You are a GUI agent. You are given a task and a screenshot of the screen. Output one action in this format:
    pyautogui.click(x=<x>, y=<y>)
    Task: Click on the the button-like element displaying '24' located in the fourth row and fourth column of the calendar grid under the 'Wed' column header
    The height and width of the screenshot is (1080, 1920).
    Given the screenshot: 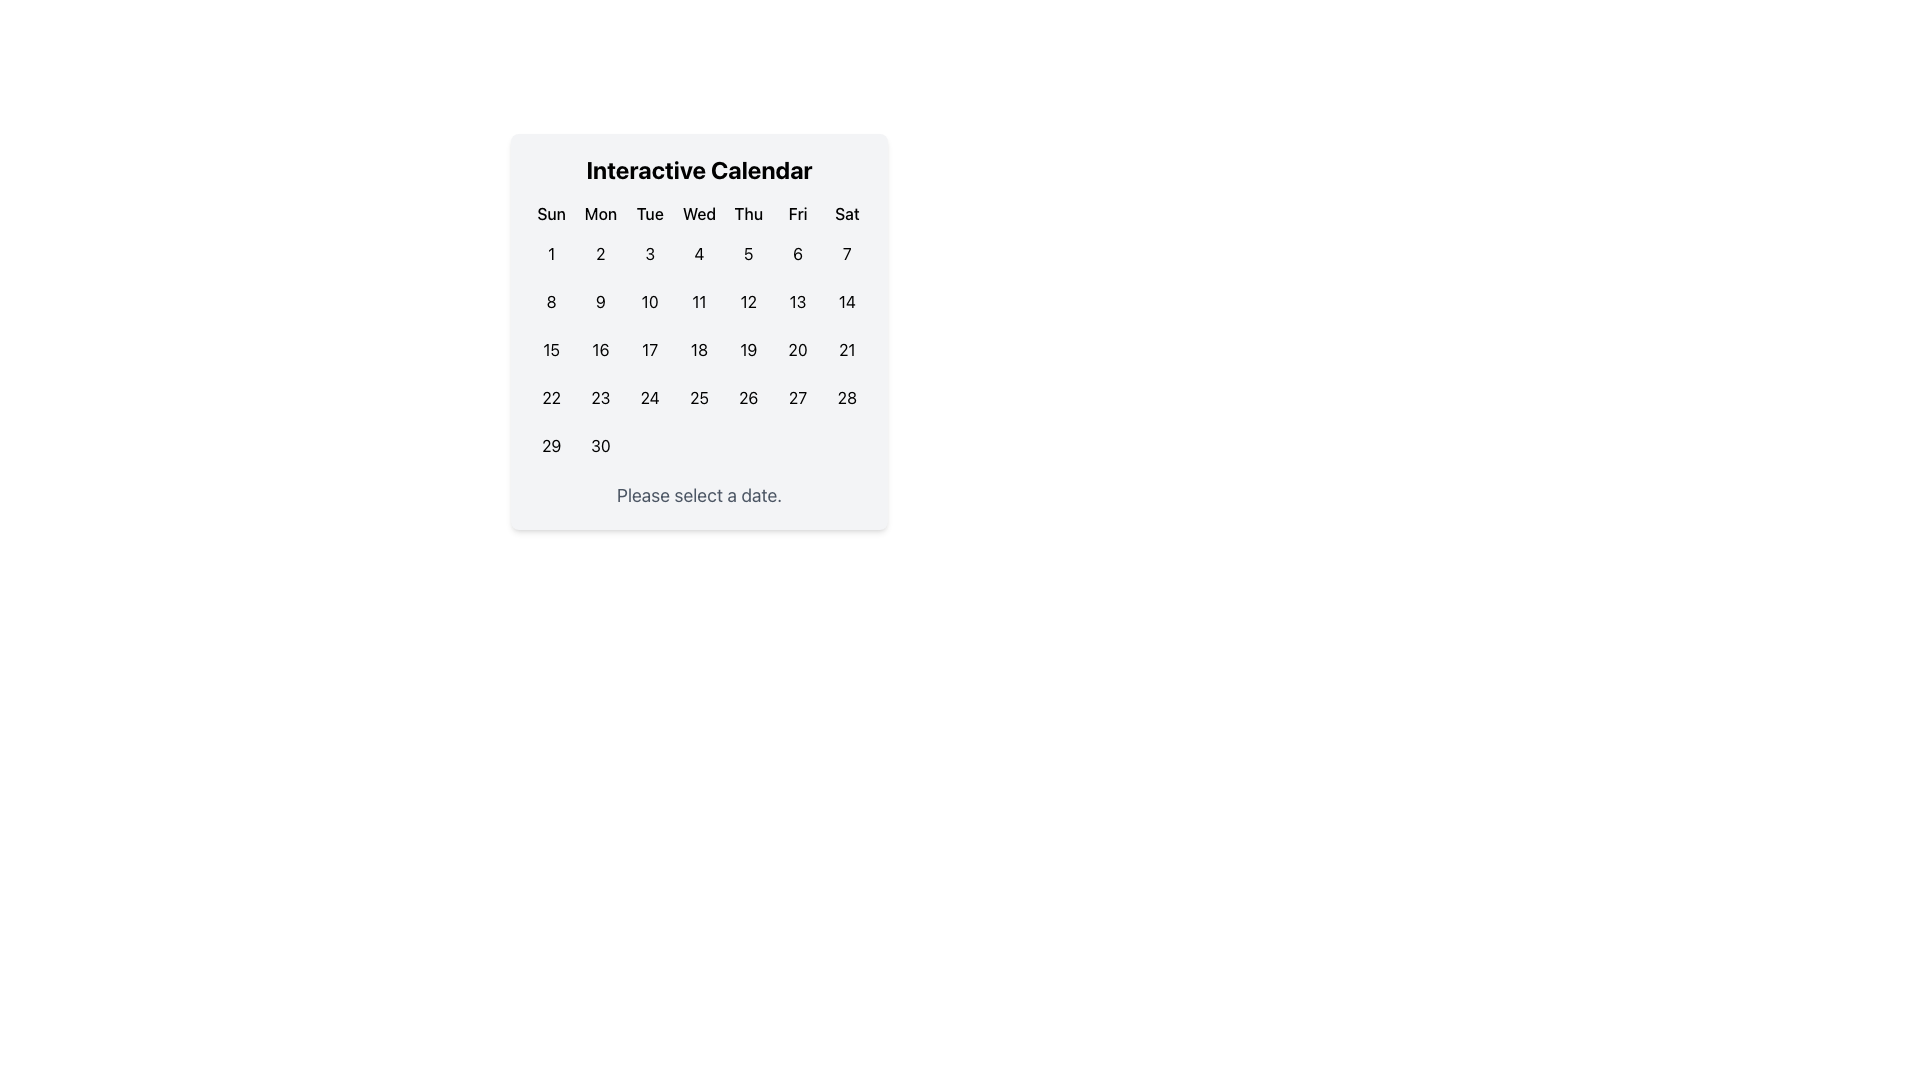 What is the action you would take?
    pyautogui.click(x=650, y=397)
    